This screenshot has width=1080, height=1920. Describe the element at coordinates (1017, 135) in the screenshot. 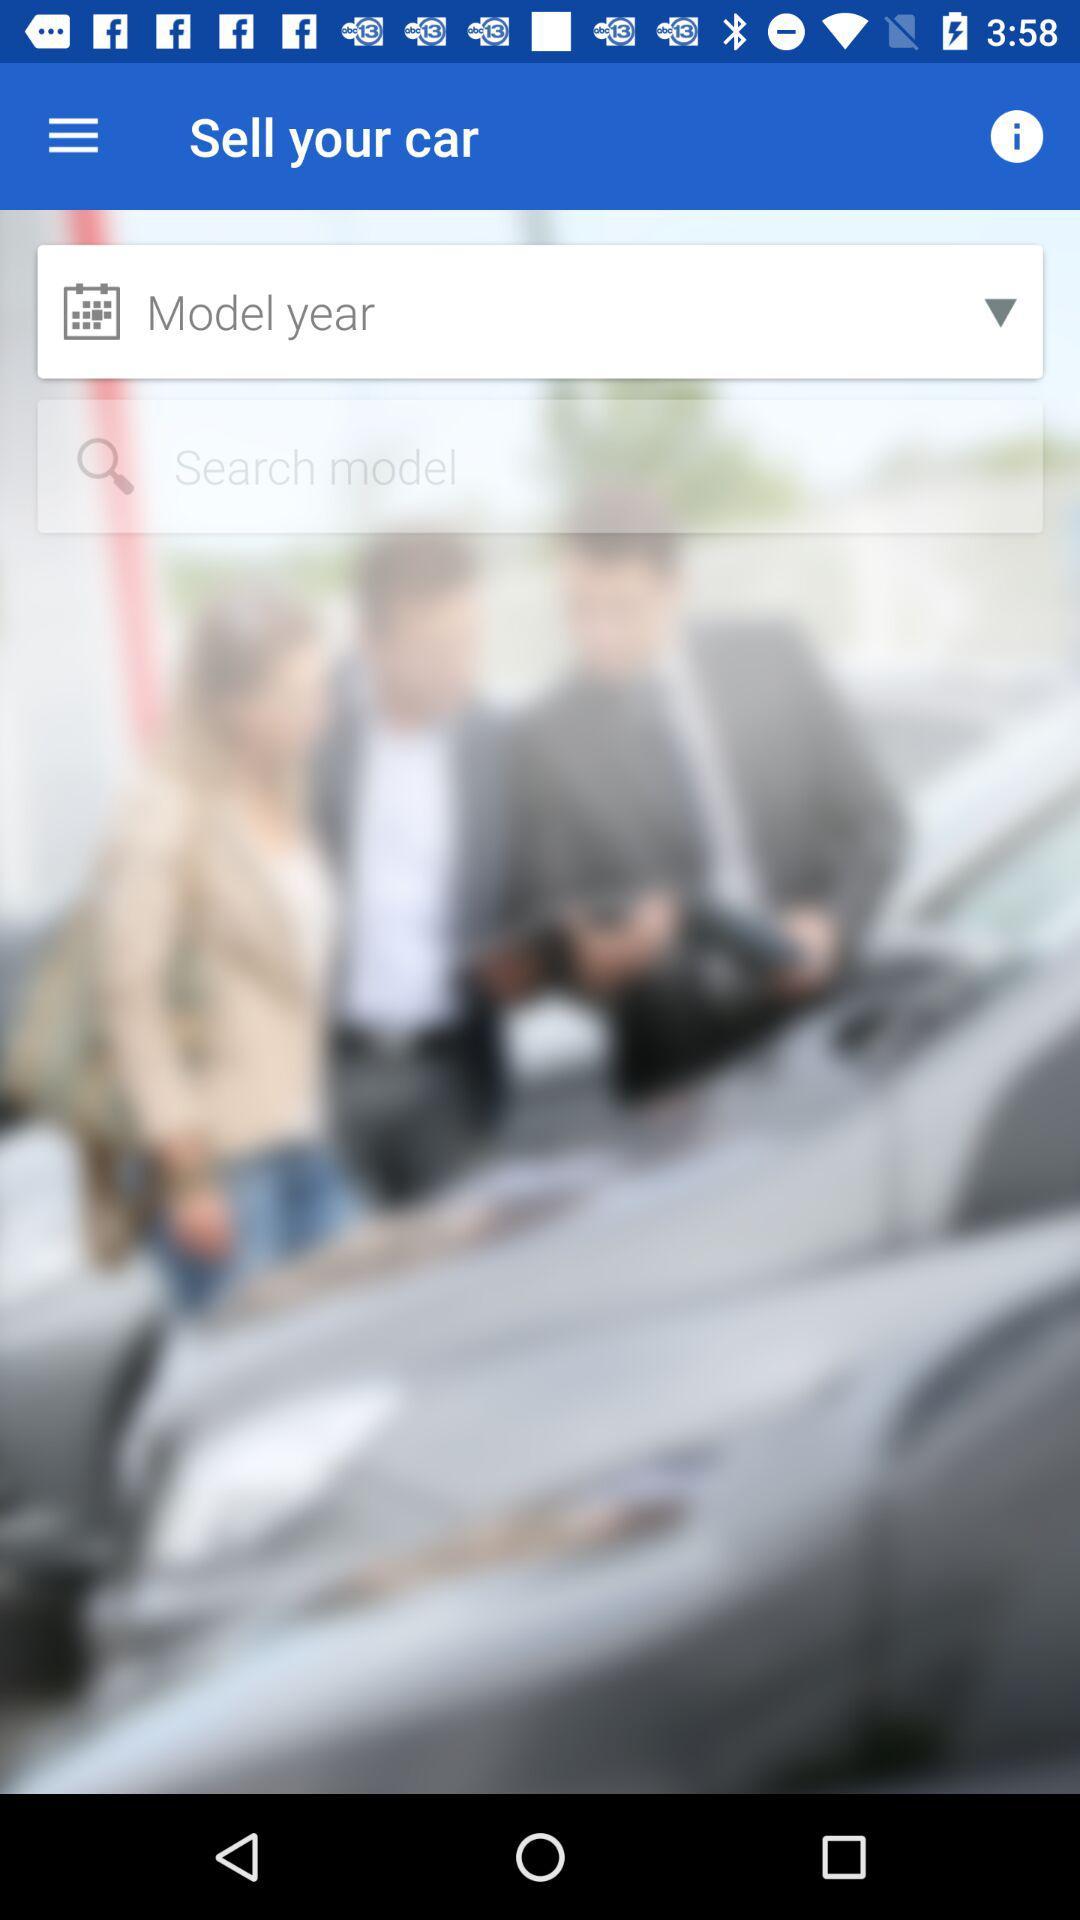

I see `the icon next to sell your car item` at that location.